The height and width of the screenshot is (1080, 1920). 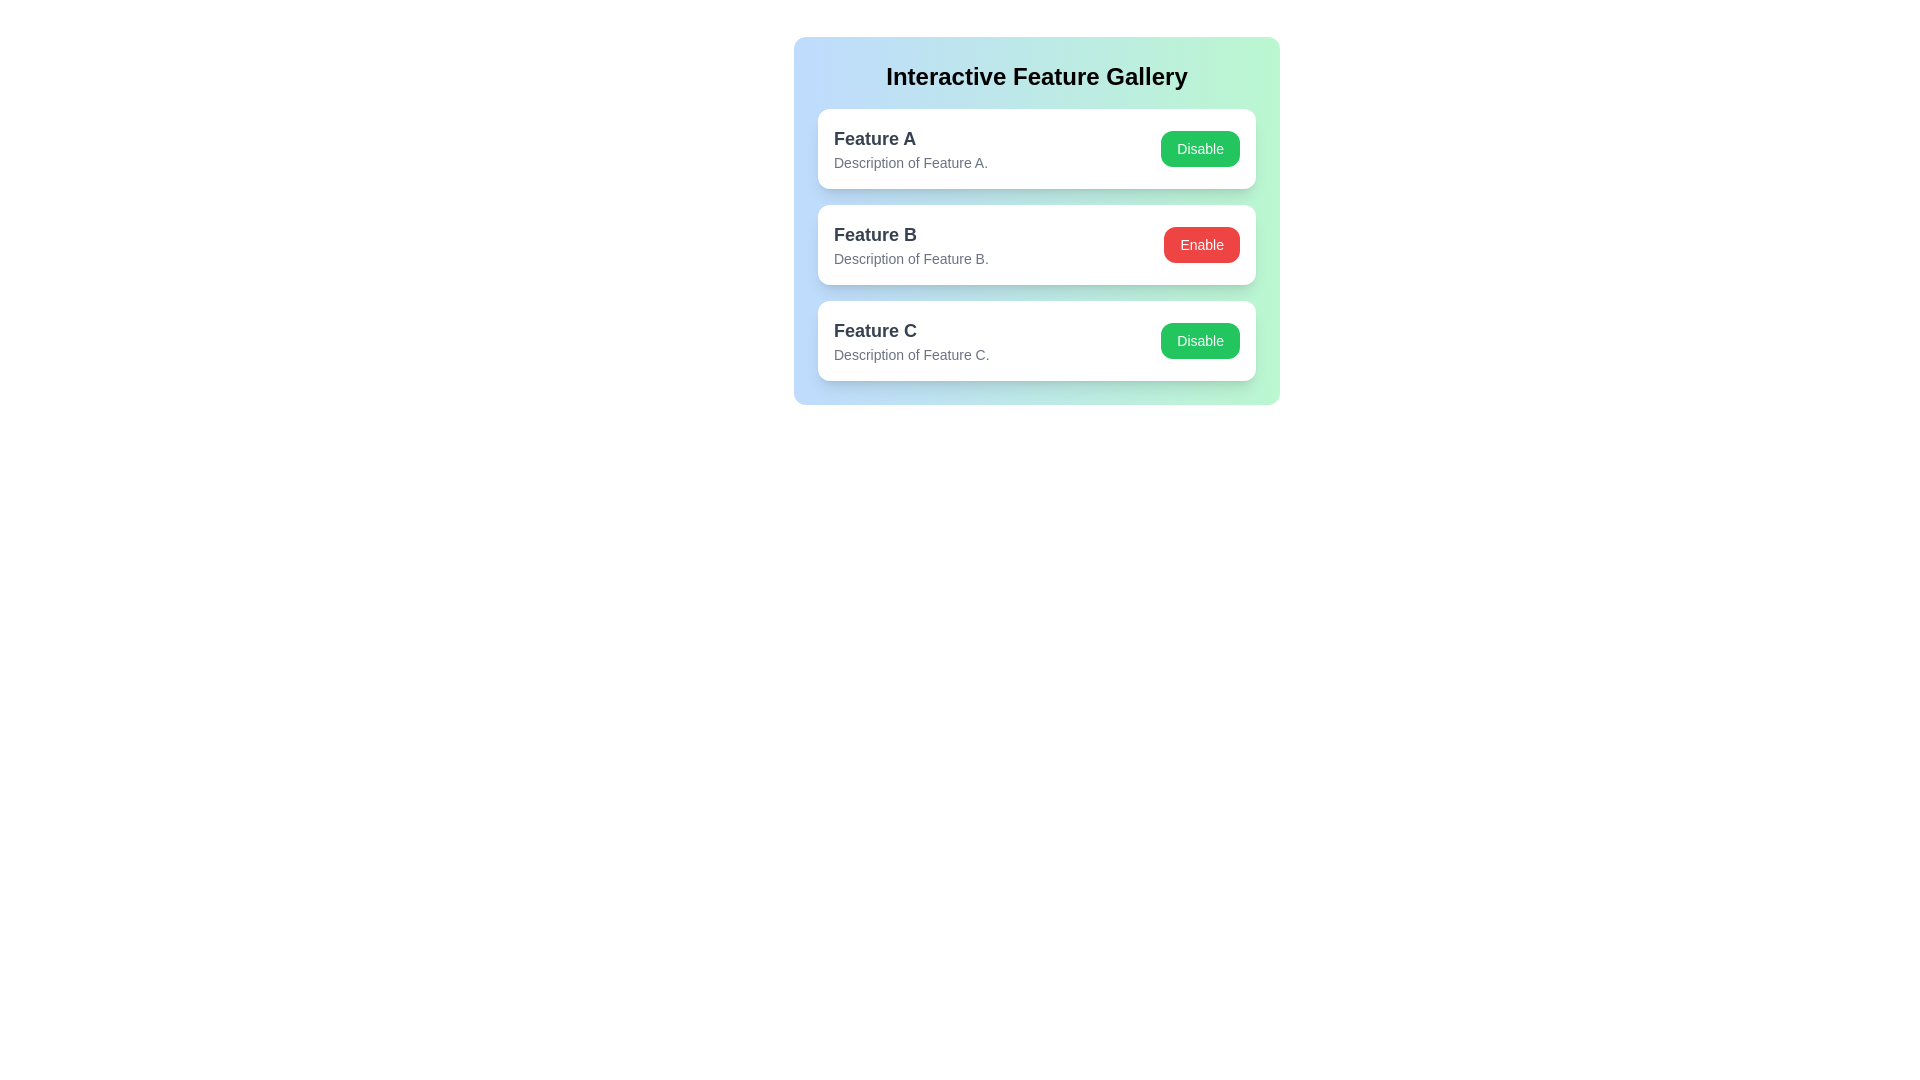 What do you see at coordinates (1036, 148) in the screenshot?
I see `the feature Feature A to observe the hover effect` at bounding box center [1036, 148].